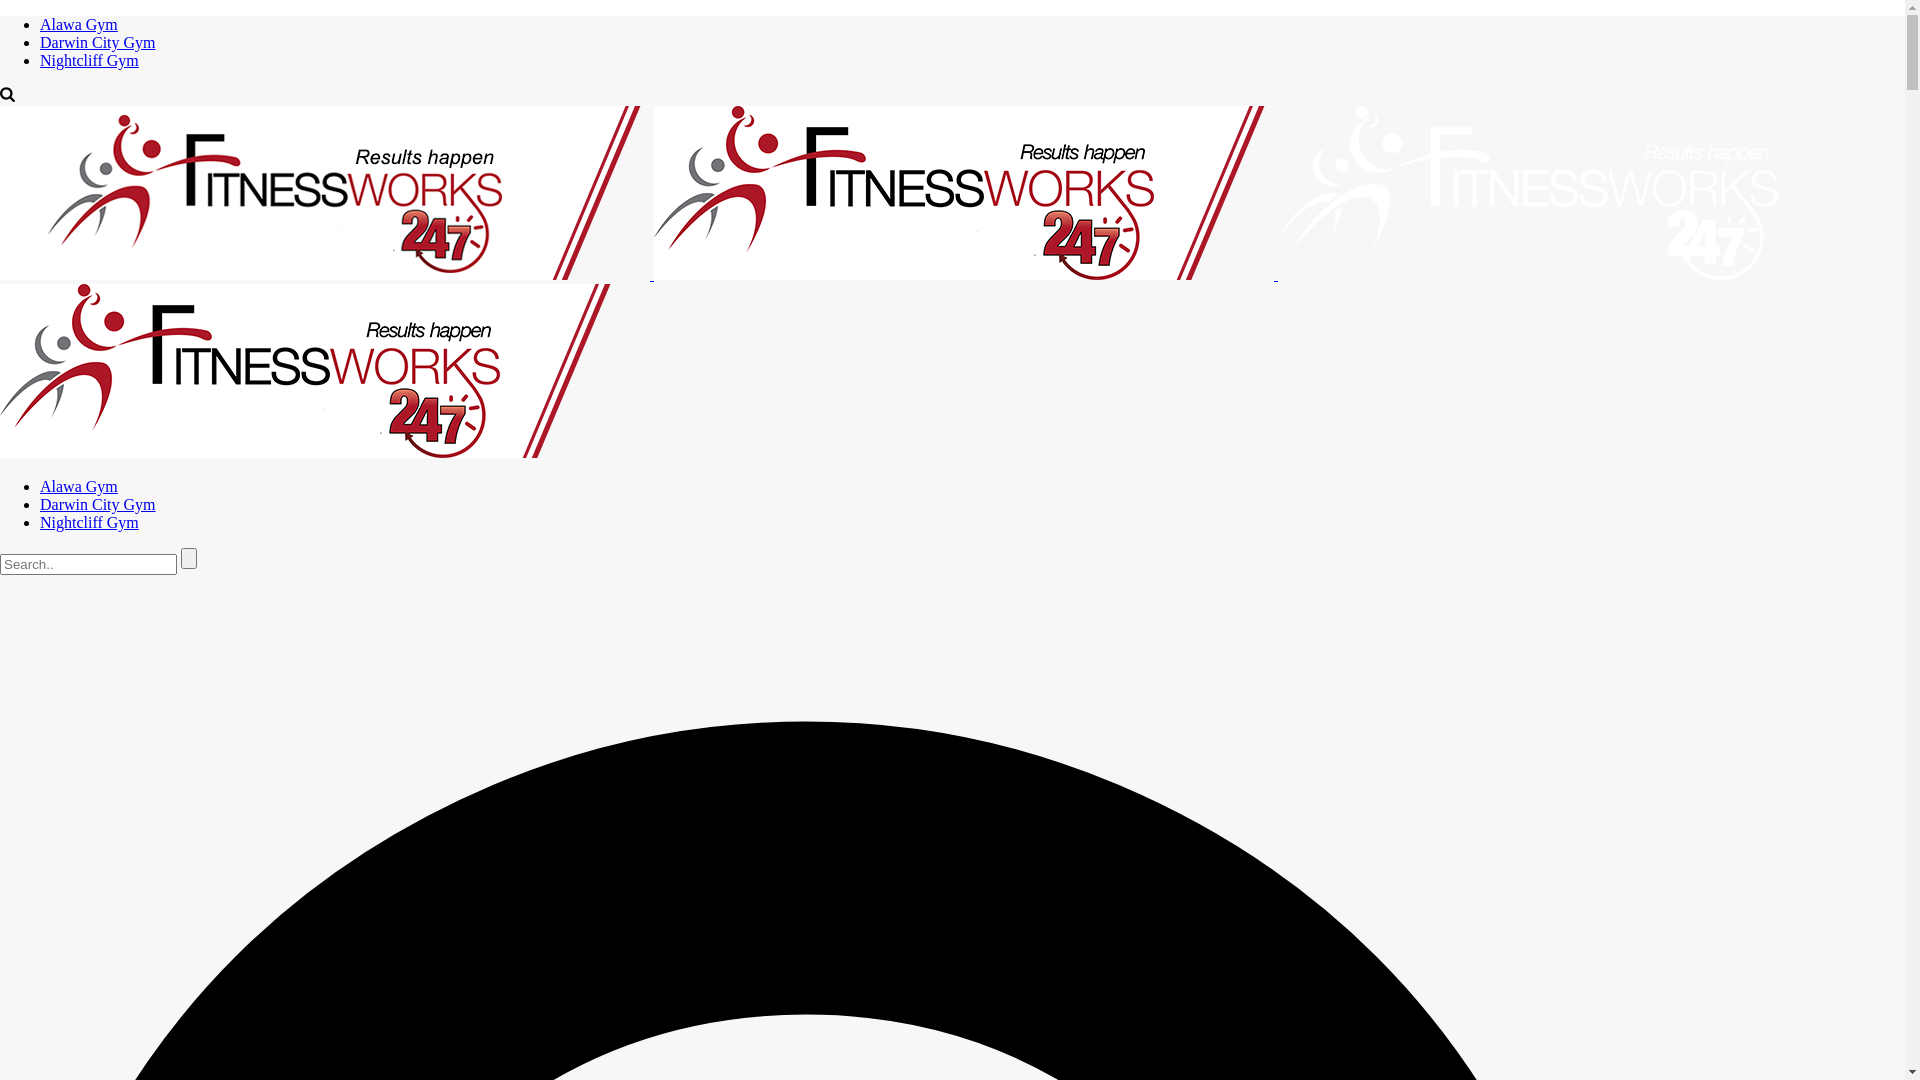 This screenshot has width=1920, height=1080. I want to click on 'Darwin Gyms and Personal Training', so click(1276, 192).